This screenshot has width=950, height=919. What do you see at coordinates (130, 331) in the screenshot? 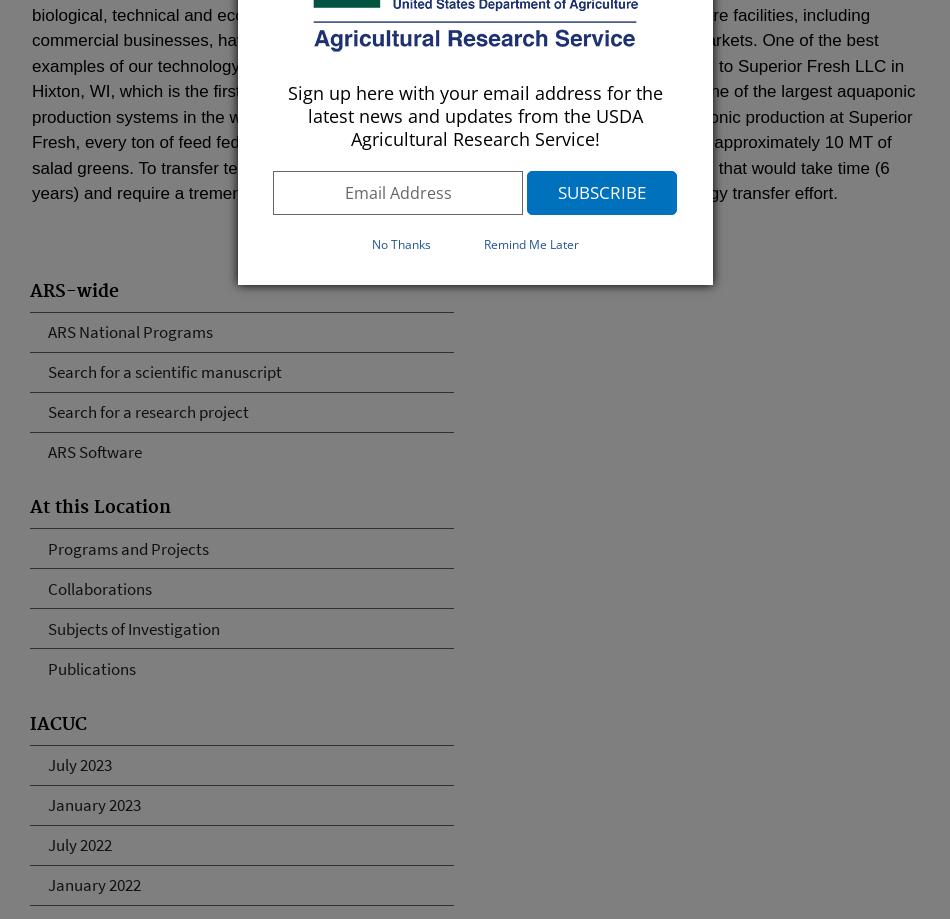
I see `'ARS National Programs'` at bounding box center [130, 331].